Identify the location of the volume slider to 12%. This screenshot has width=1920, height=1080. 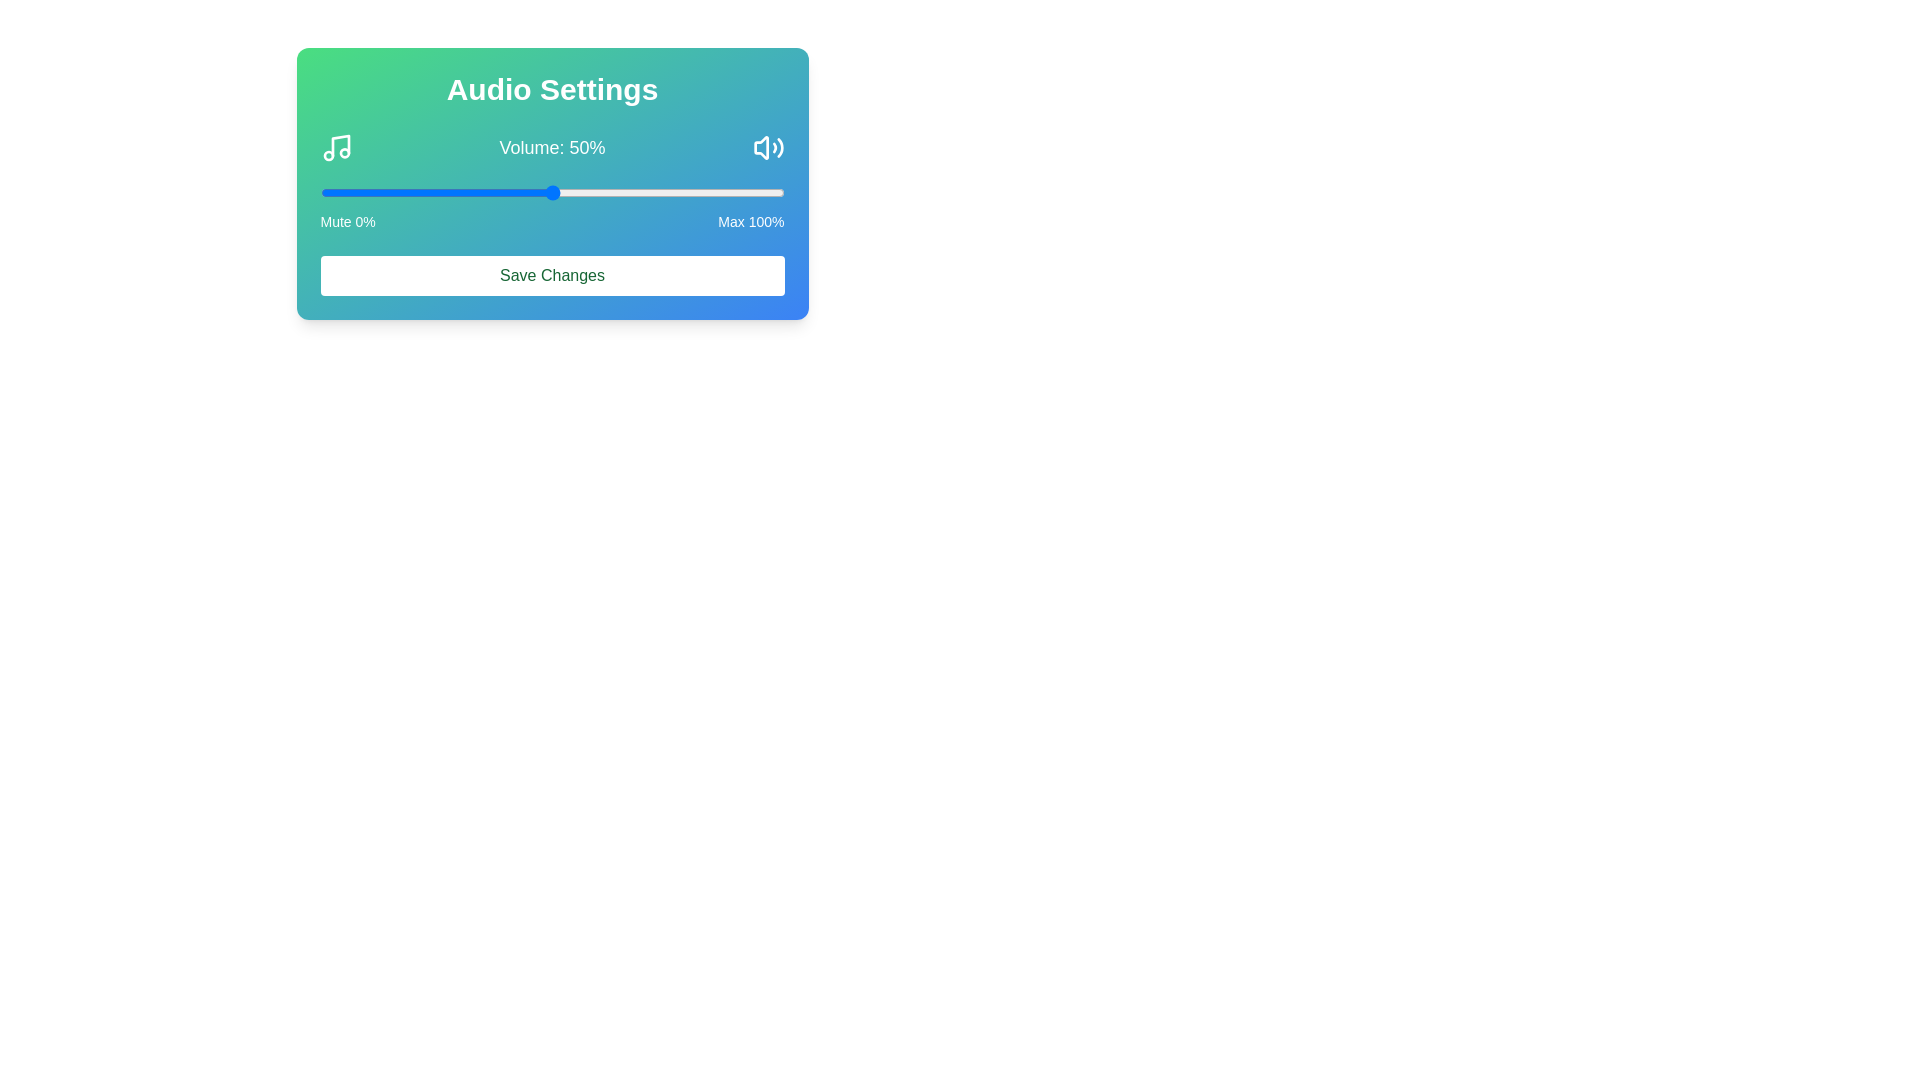
(376, 192).